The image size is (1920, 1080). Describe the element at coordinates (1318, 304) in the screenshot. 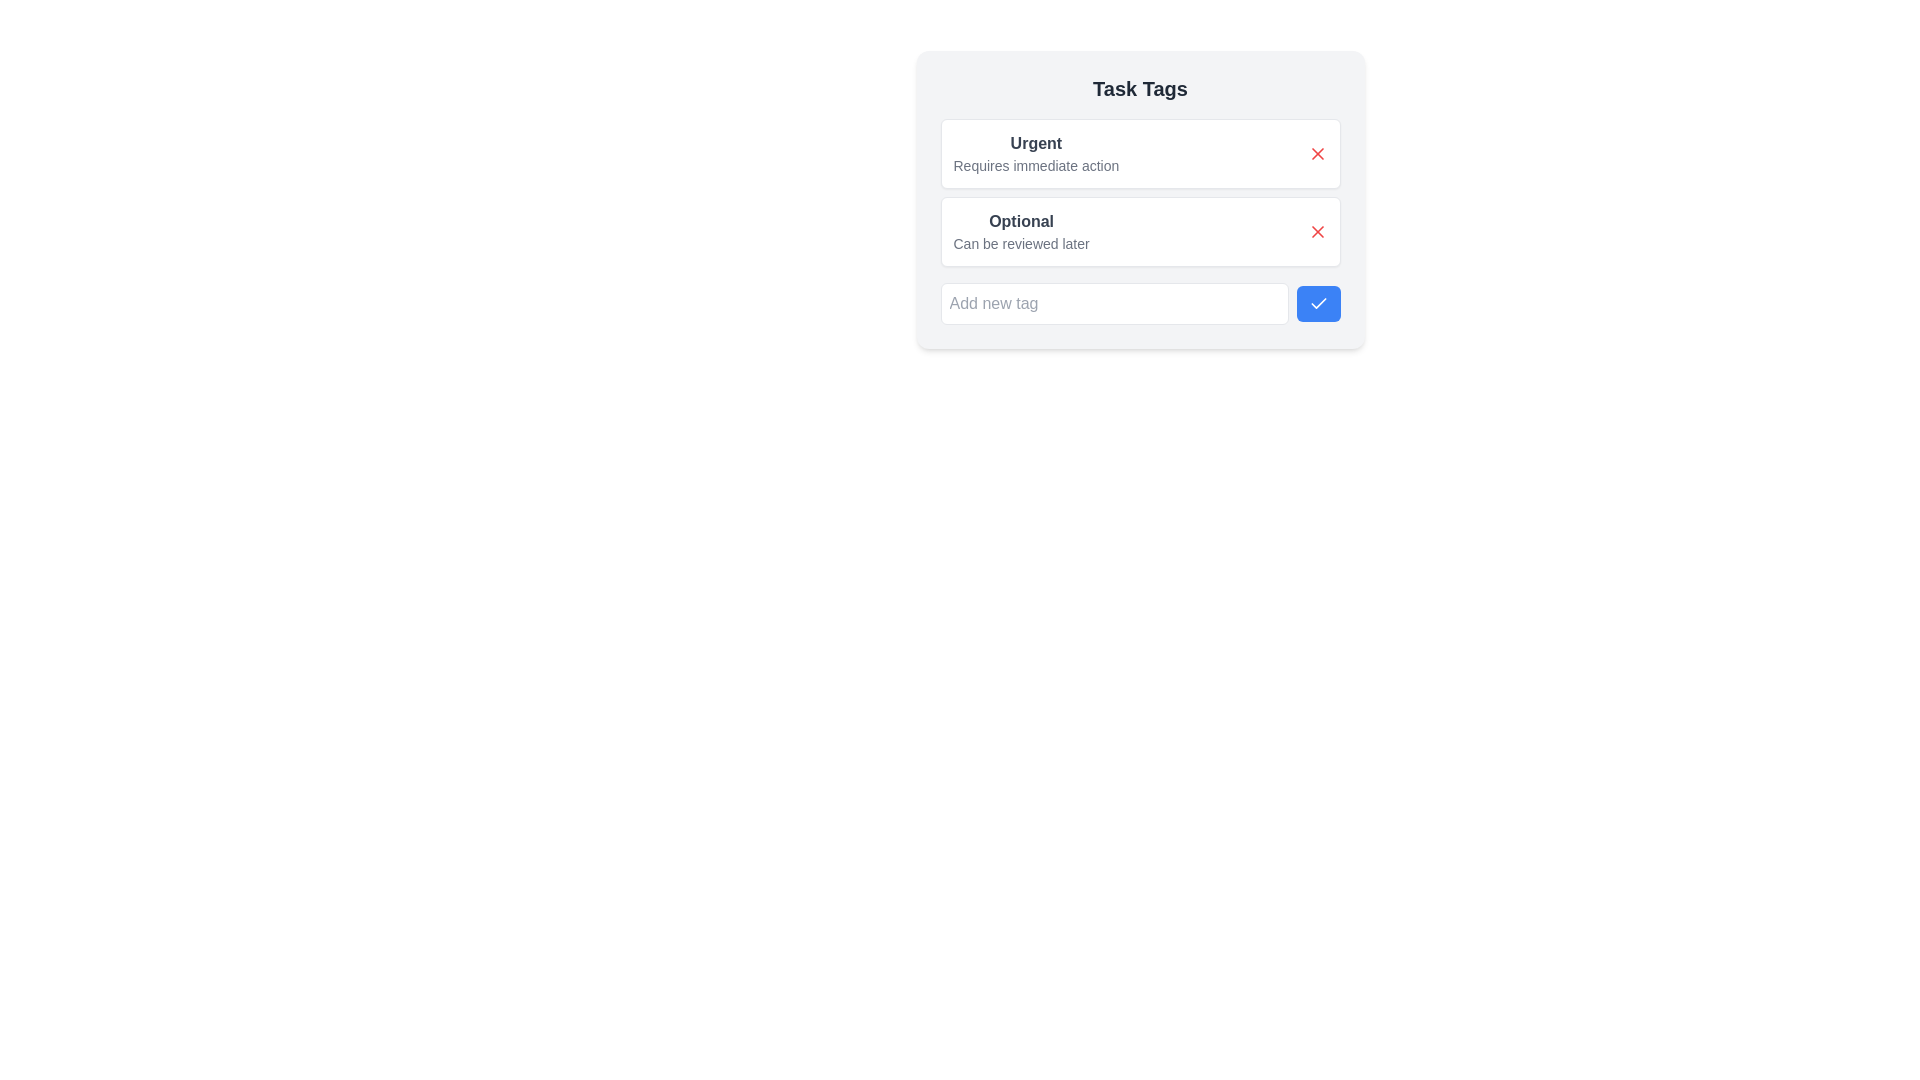

I see `the button located at the rightmost end of the row containing the input box to confirm an action` at that location.